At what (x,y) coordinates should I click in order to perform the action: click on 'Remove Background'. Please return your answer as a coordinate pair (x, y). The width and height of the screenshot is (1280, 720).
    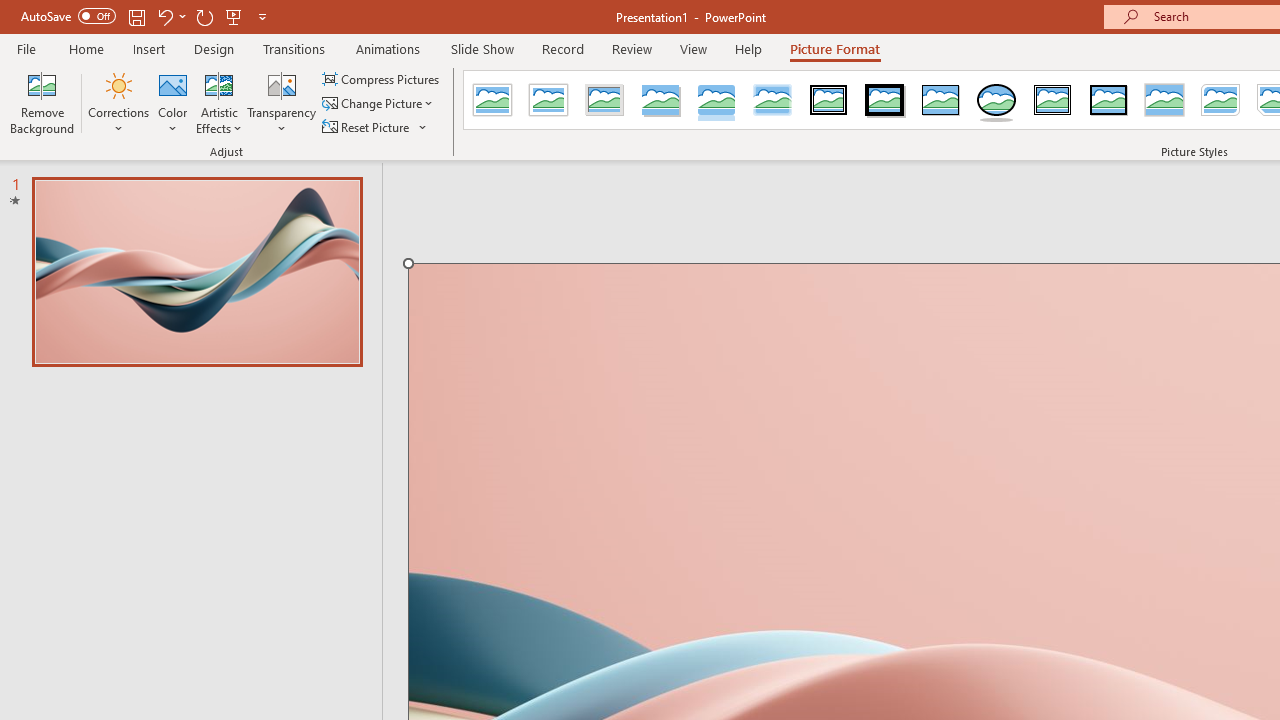
    Looking at the image, I should click on (42, 103).